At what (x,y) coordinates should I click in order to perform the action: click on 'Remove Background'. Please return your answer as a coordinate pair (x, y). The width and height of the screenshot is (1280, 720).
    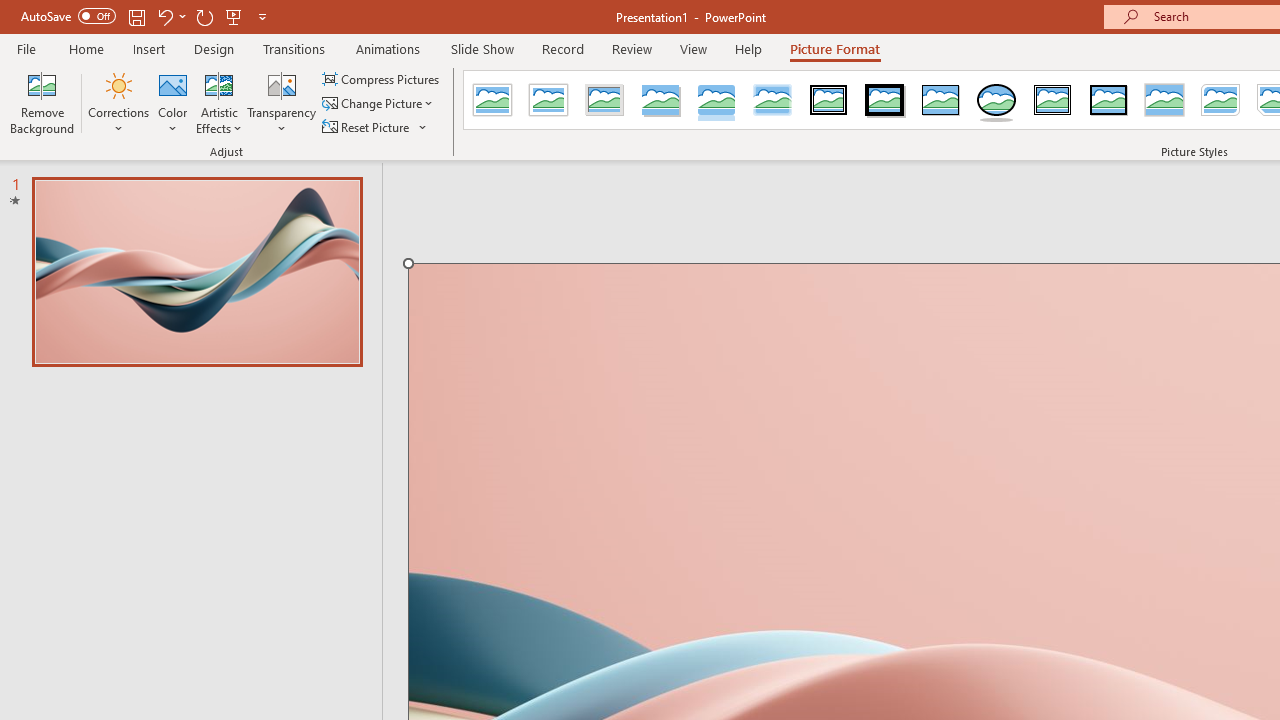
    Looking at the image, I should click on (42, 103).